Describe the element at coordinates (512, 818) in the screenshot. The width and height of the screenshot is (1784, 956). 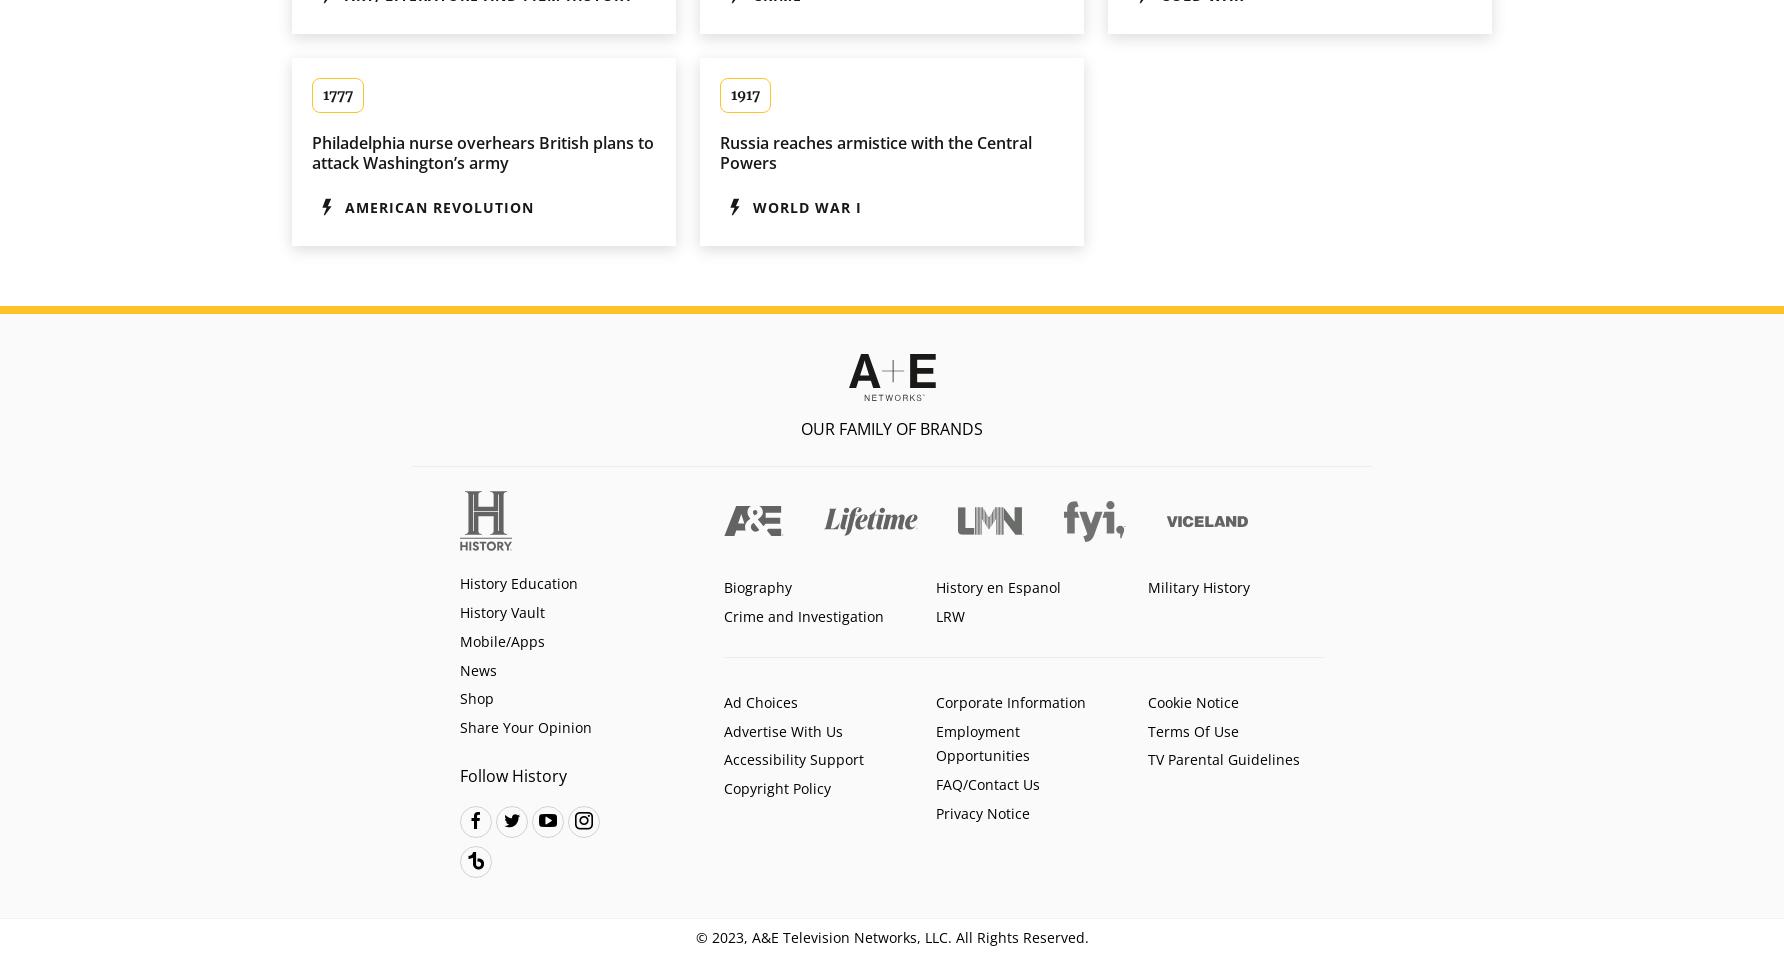
I see `'e'` at that location.